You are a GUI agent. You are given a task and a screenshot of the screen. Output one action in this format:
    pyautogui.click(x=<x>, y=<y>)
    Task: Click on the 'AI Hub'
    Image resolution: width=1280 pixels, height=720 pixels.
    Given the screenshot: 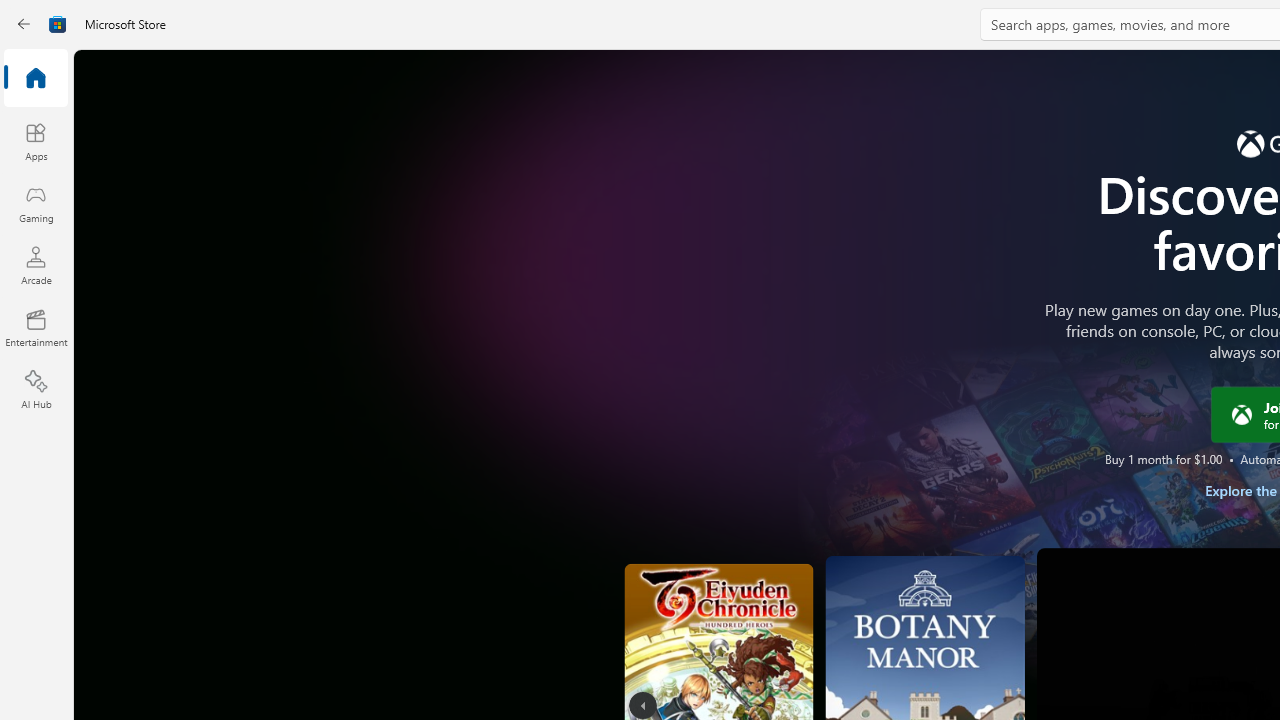 What is the action you would take?
    pyautogui.click(x=35, y=390)
    